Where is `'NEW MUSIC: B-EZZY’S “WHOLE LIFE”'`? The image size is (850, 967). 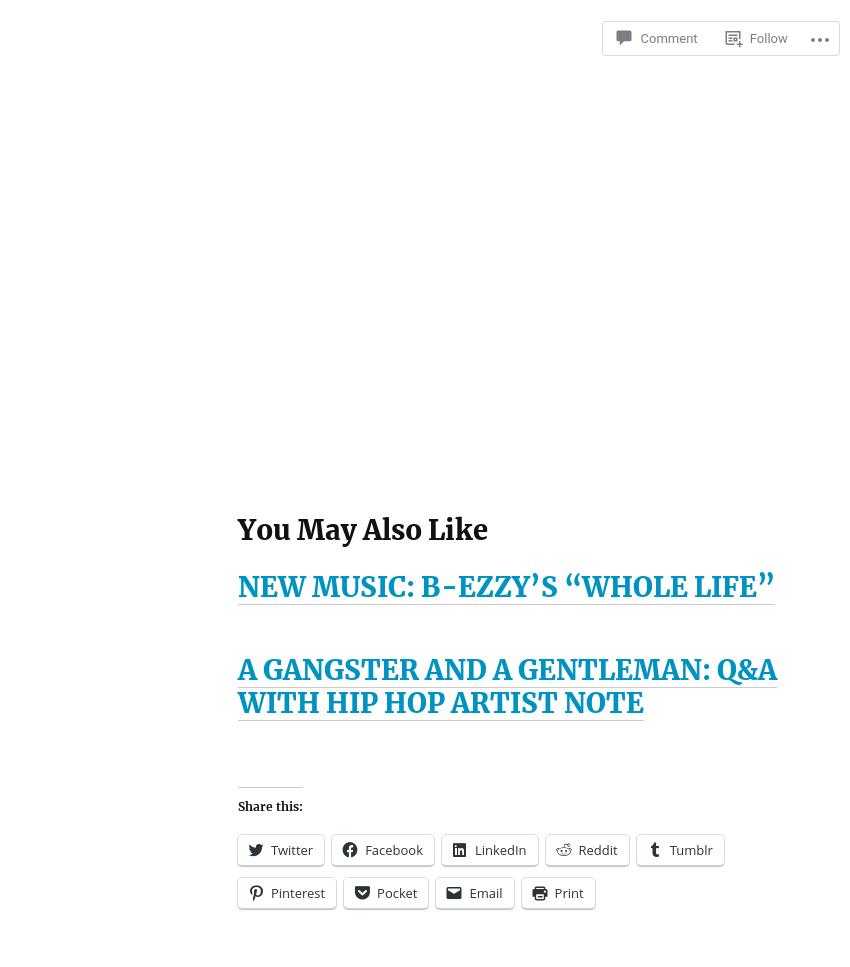 'NEW MUSIC: B-EZZY’S “WHOLE LIFE”' is located at coordinates (506, 585).